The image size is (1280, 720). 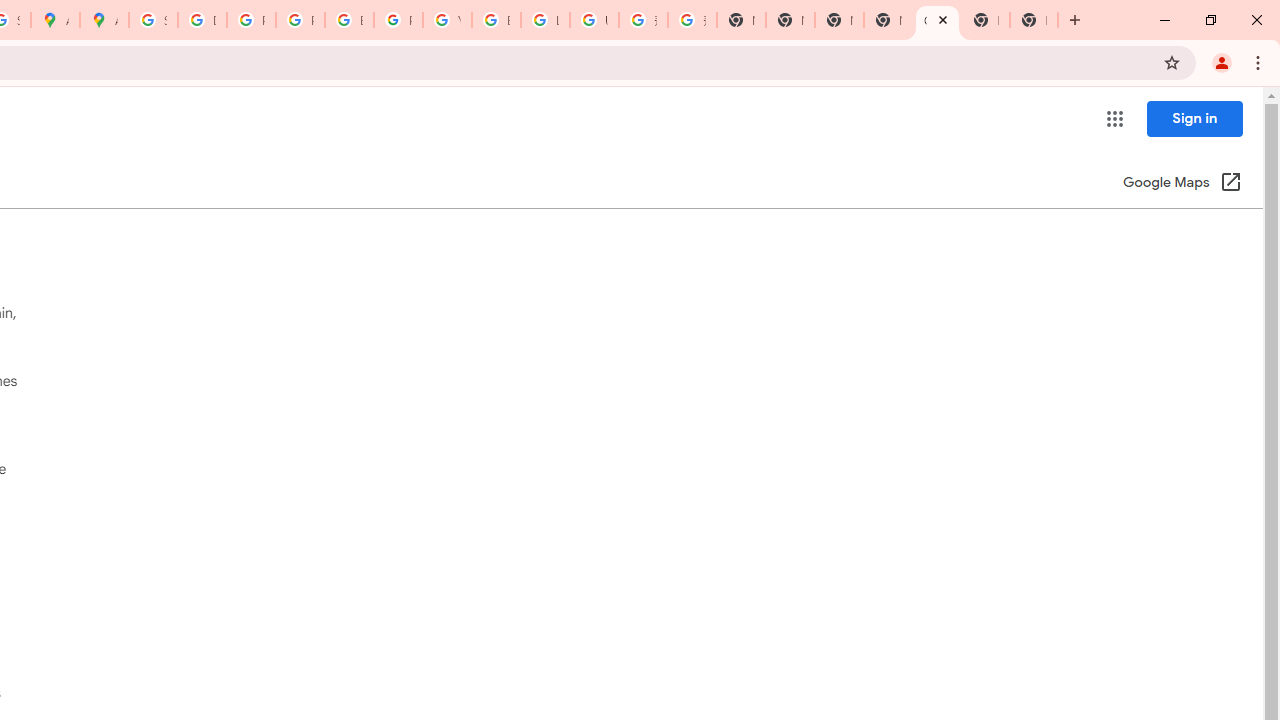 I want to click on 'Crisis-related alerts in Google Maps - Google Maps Help', so click(x=936, y=20).